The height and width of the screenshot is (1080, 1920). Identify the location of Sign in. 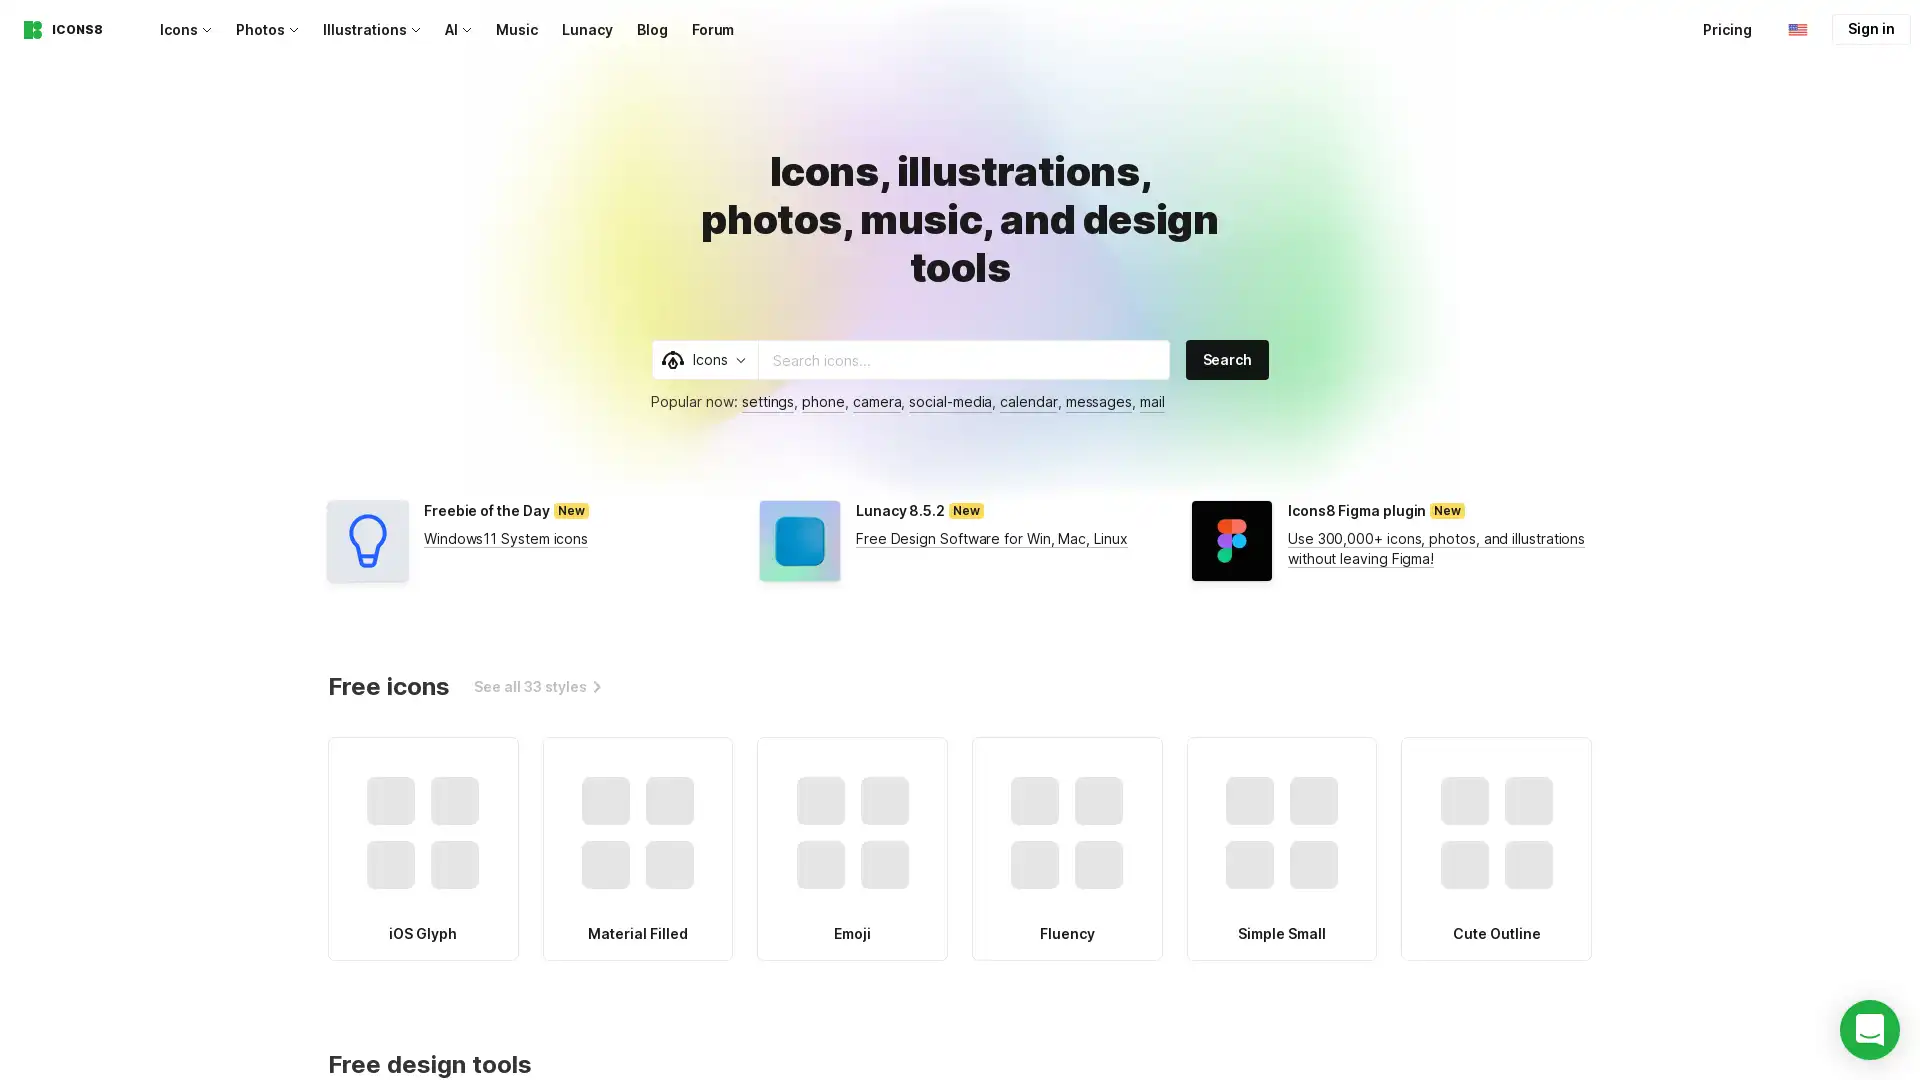
(1870, 29).